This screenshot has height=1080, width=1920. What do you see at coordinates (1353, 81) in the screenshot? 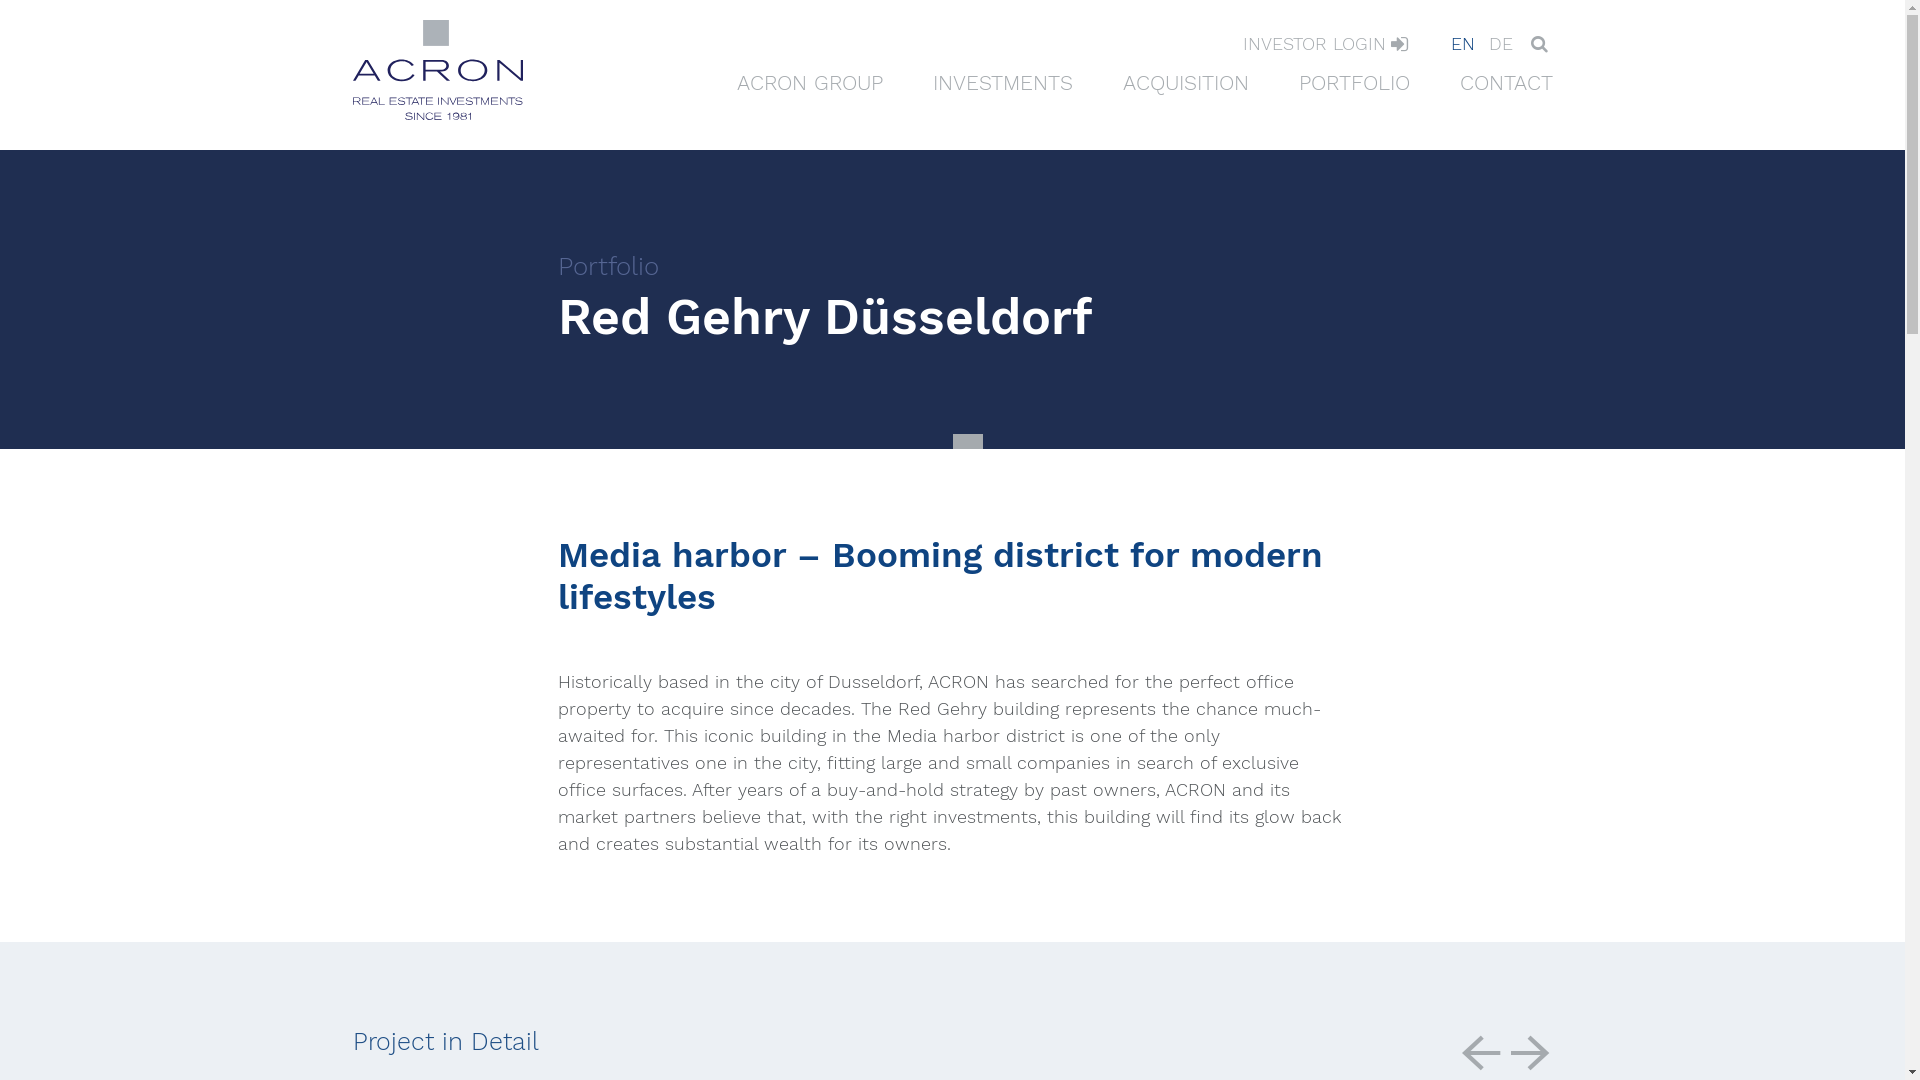
I see `'PORTFOLIO'` at bounding box center [1353, 81].